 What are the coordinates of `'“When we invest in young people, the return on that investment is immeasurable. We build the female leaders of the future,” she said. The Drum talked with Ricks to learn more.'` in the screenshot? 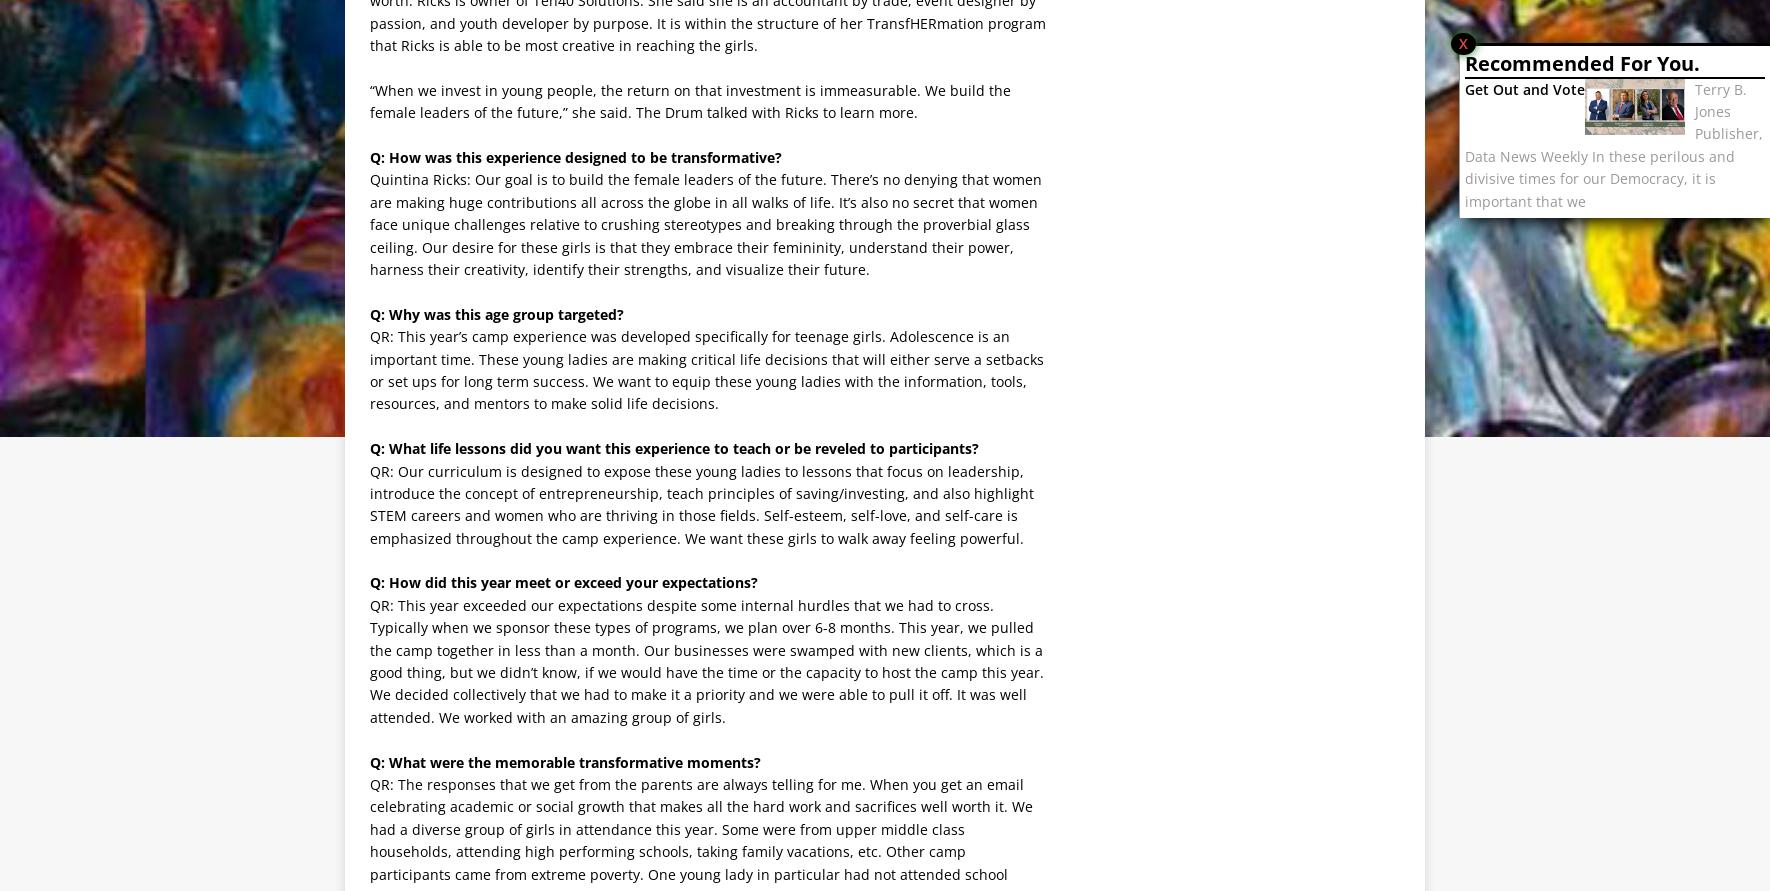 It's located at (689, 100).